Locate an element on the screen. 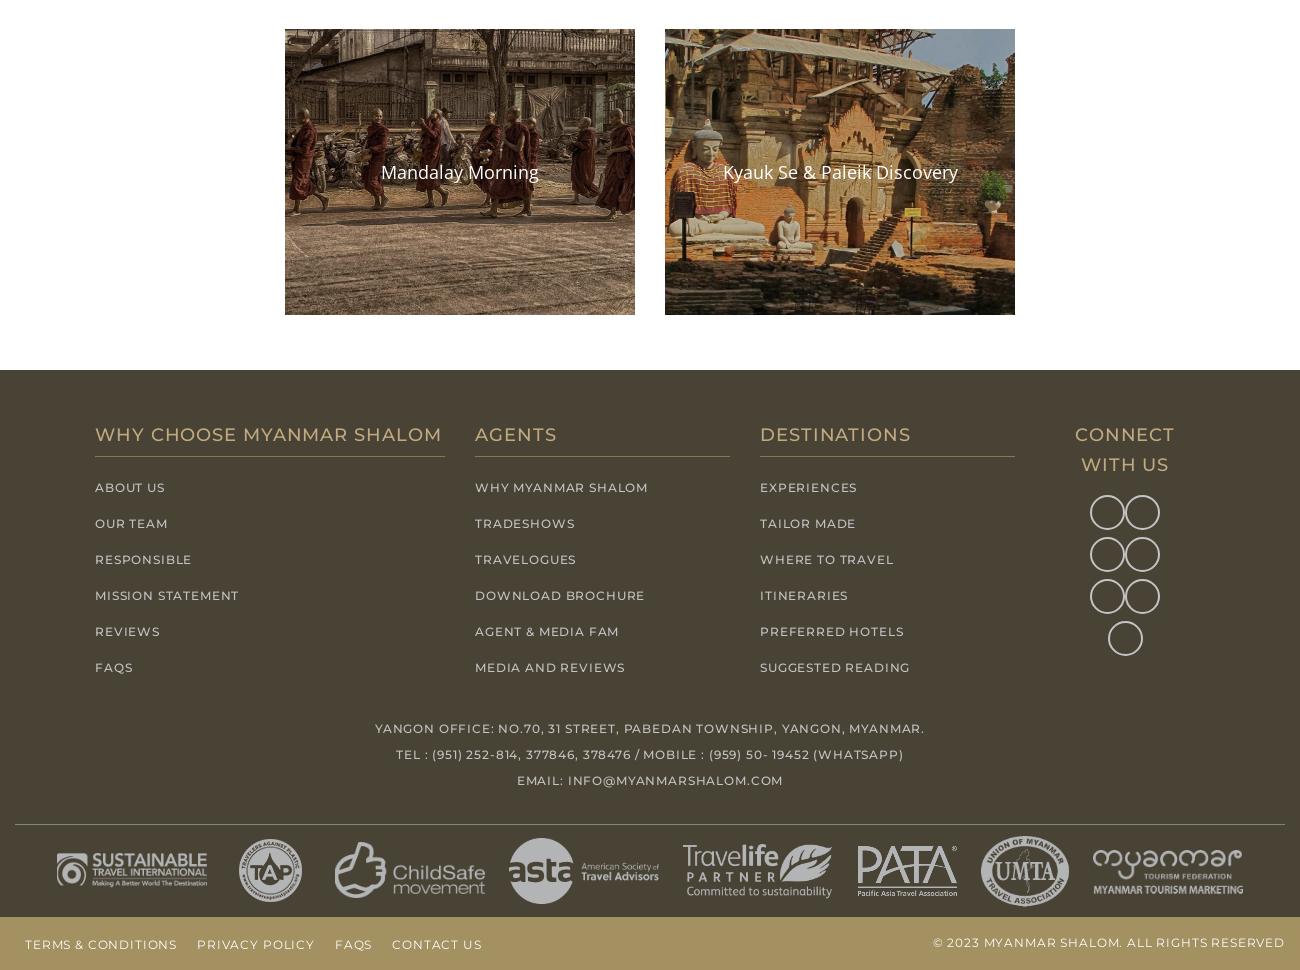 Image resolution: width=1300 pixels, height=970 pixels. 'Tradeshows' is located at coordinates (524, 522).